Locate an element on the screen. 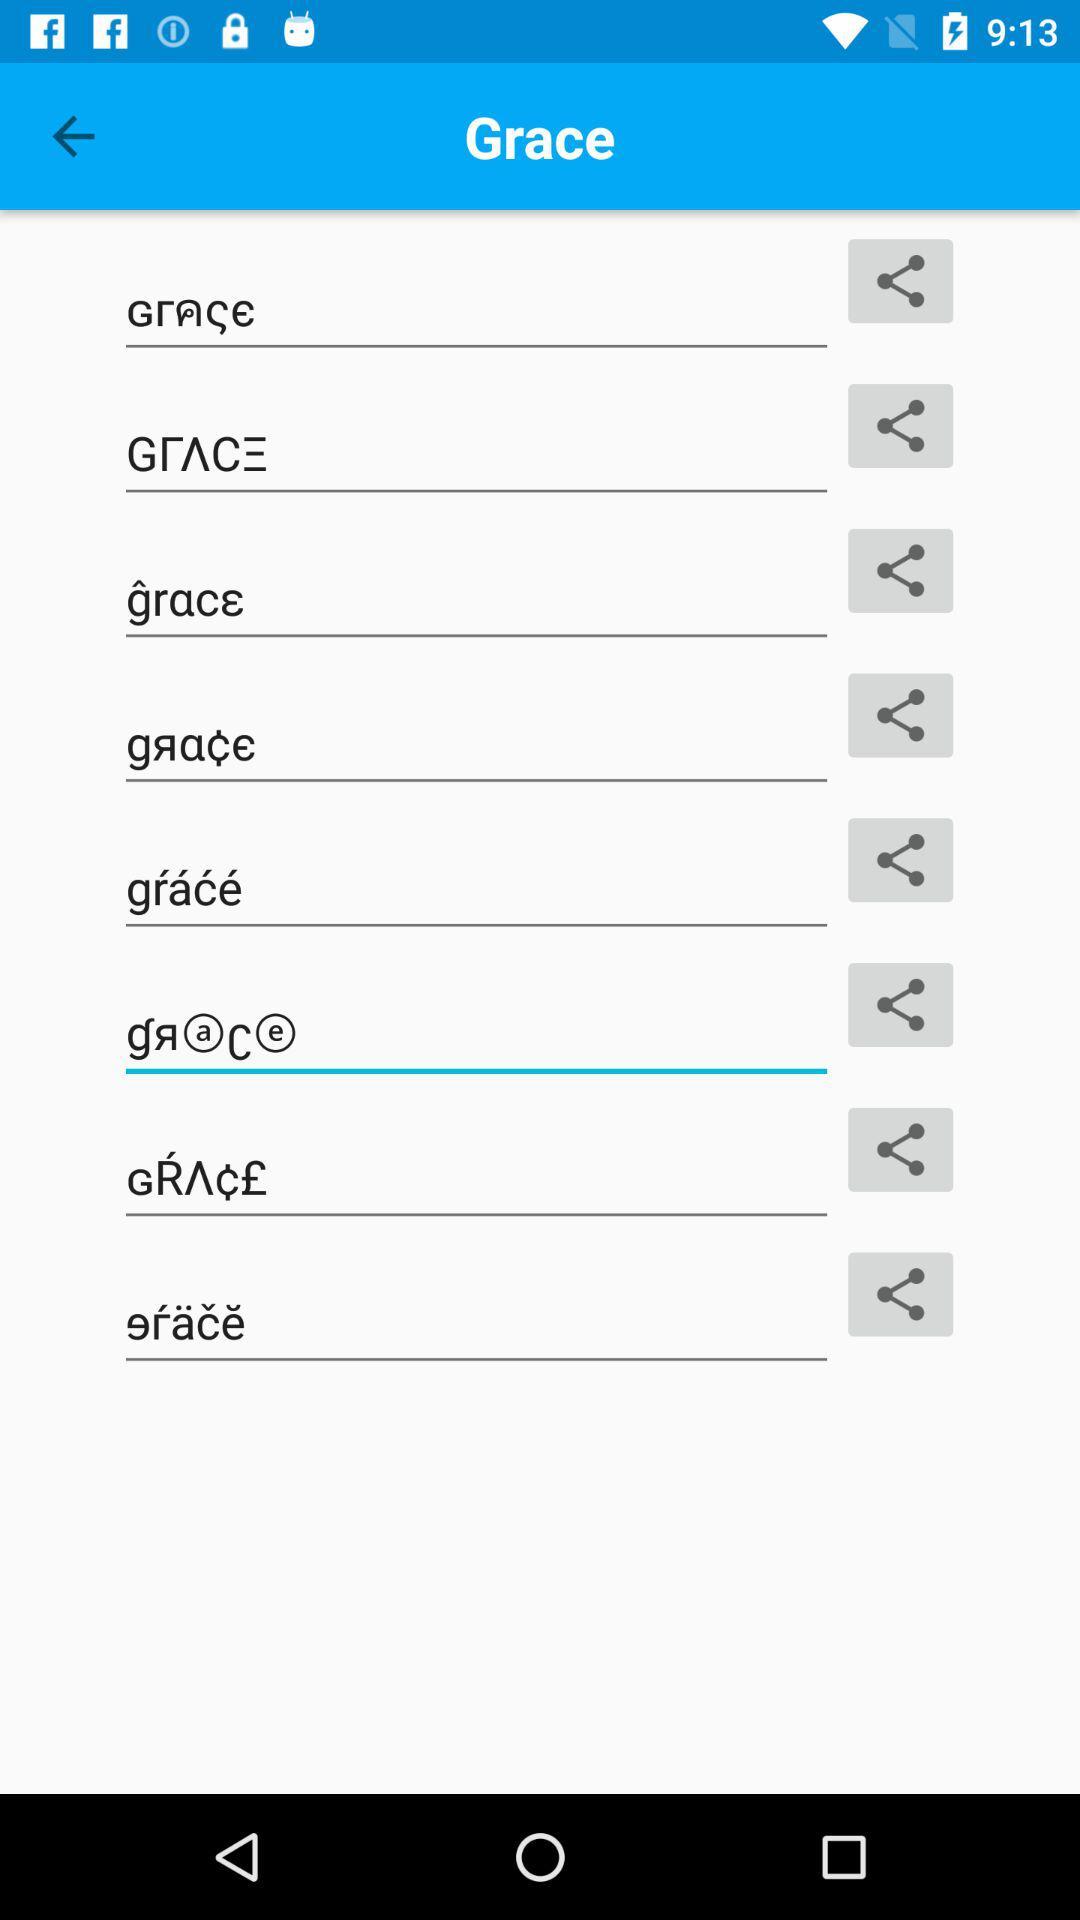 The width and height of the screenshot is (1080, 1920). the share icon is located at coordinates (900, 1294).